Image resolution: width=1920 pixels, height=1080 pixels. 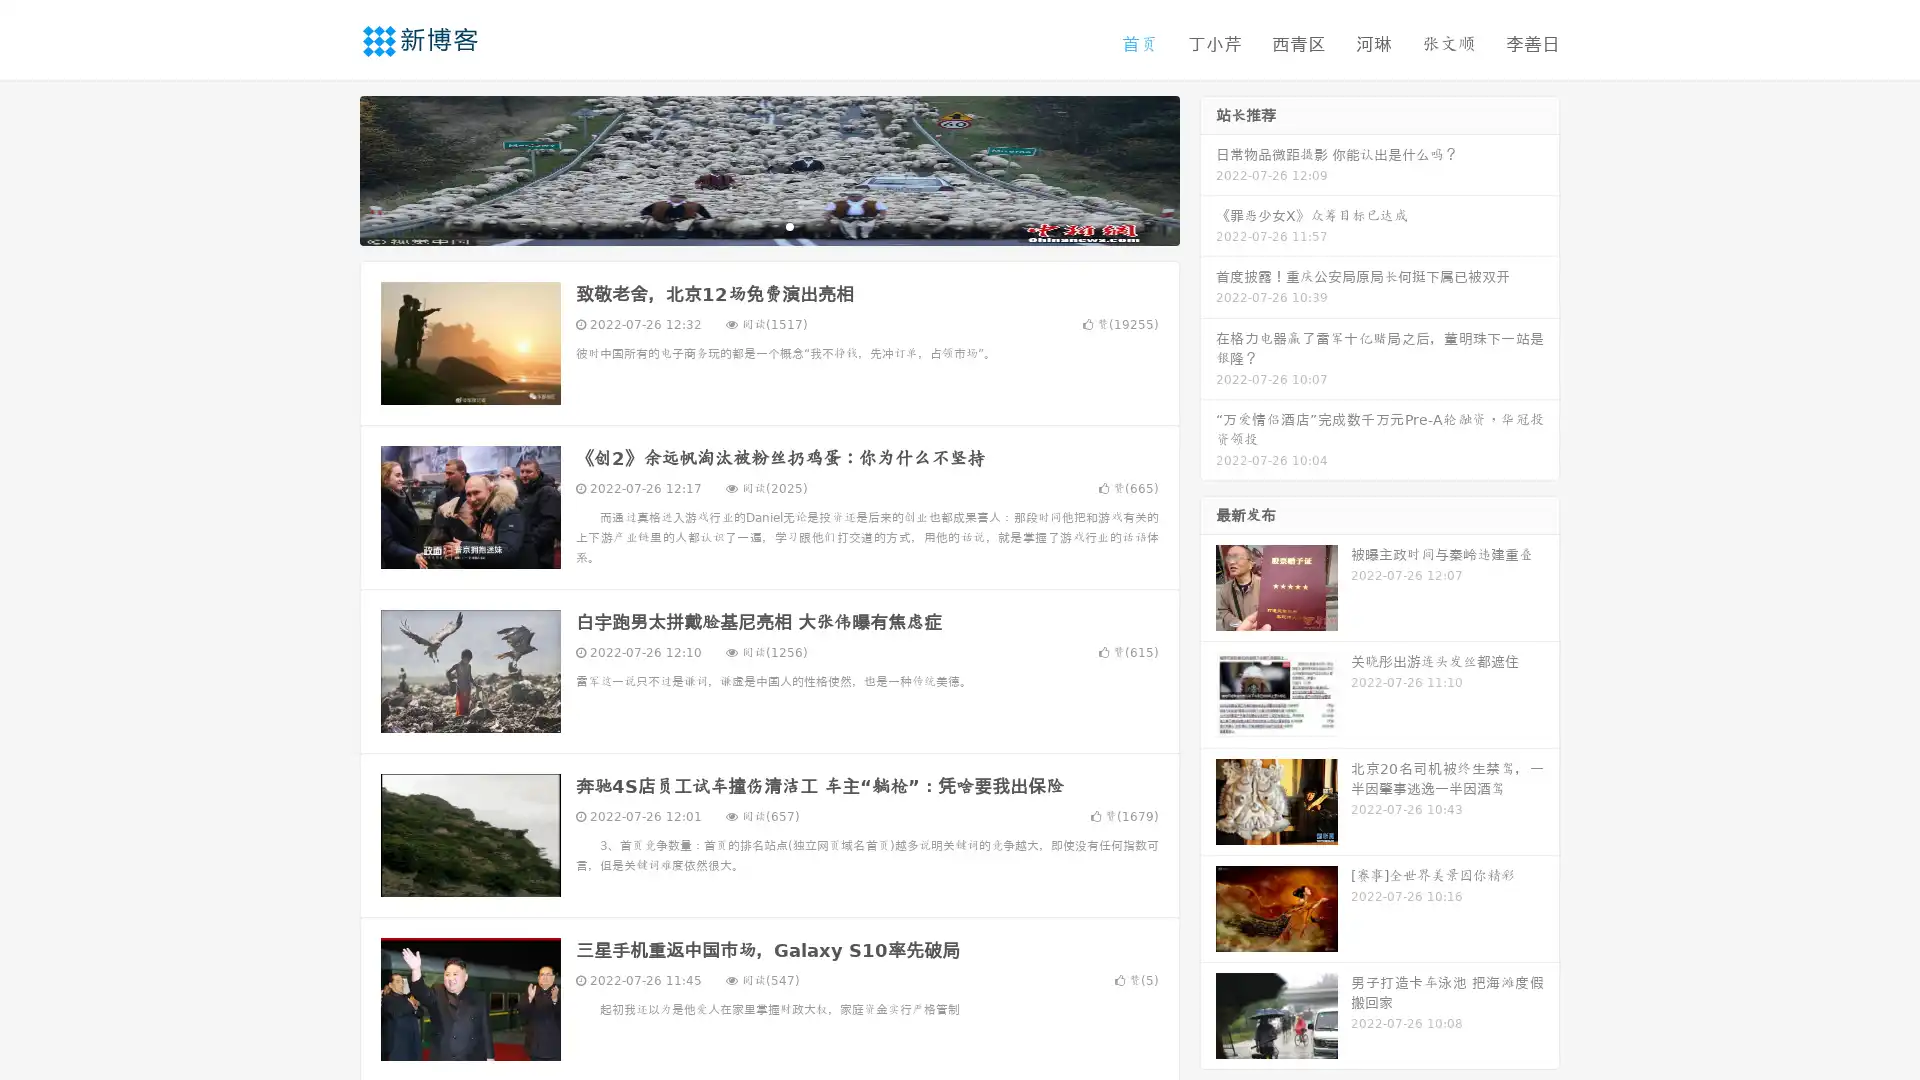 I want to click on Next slide, so click(x=1208, y=168).